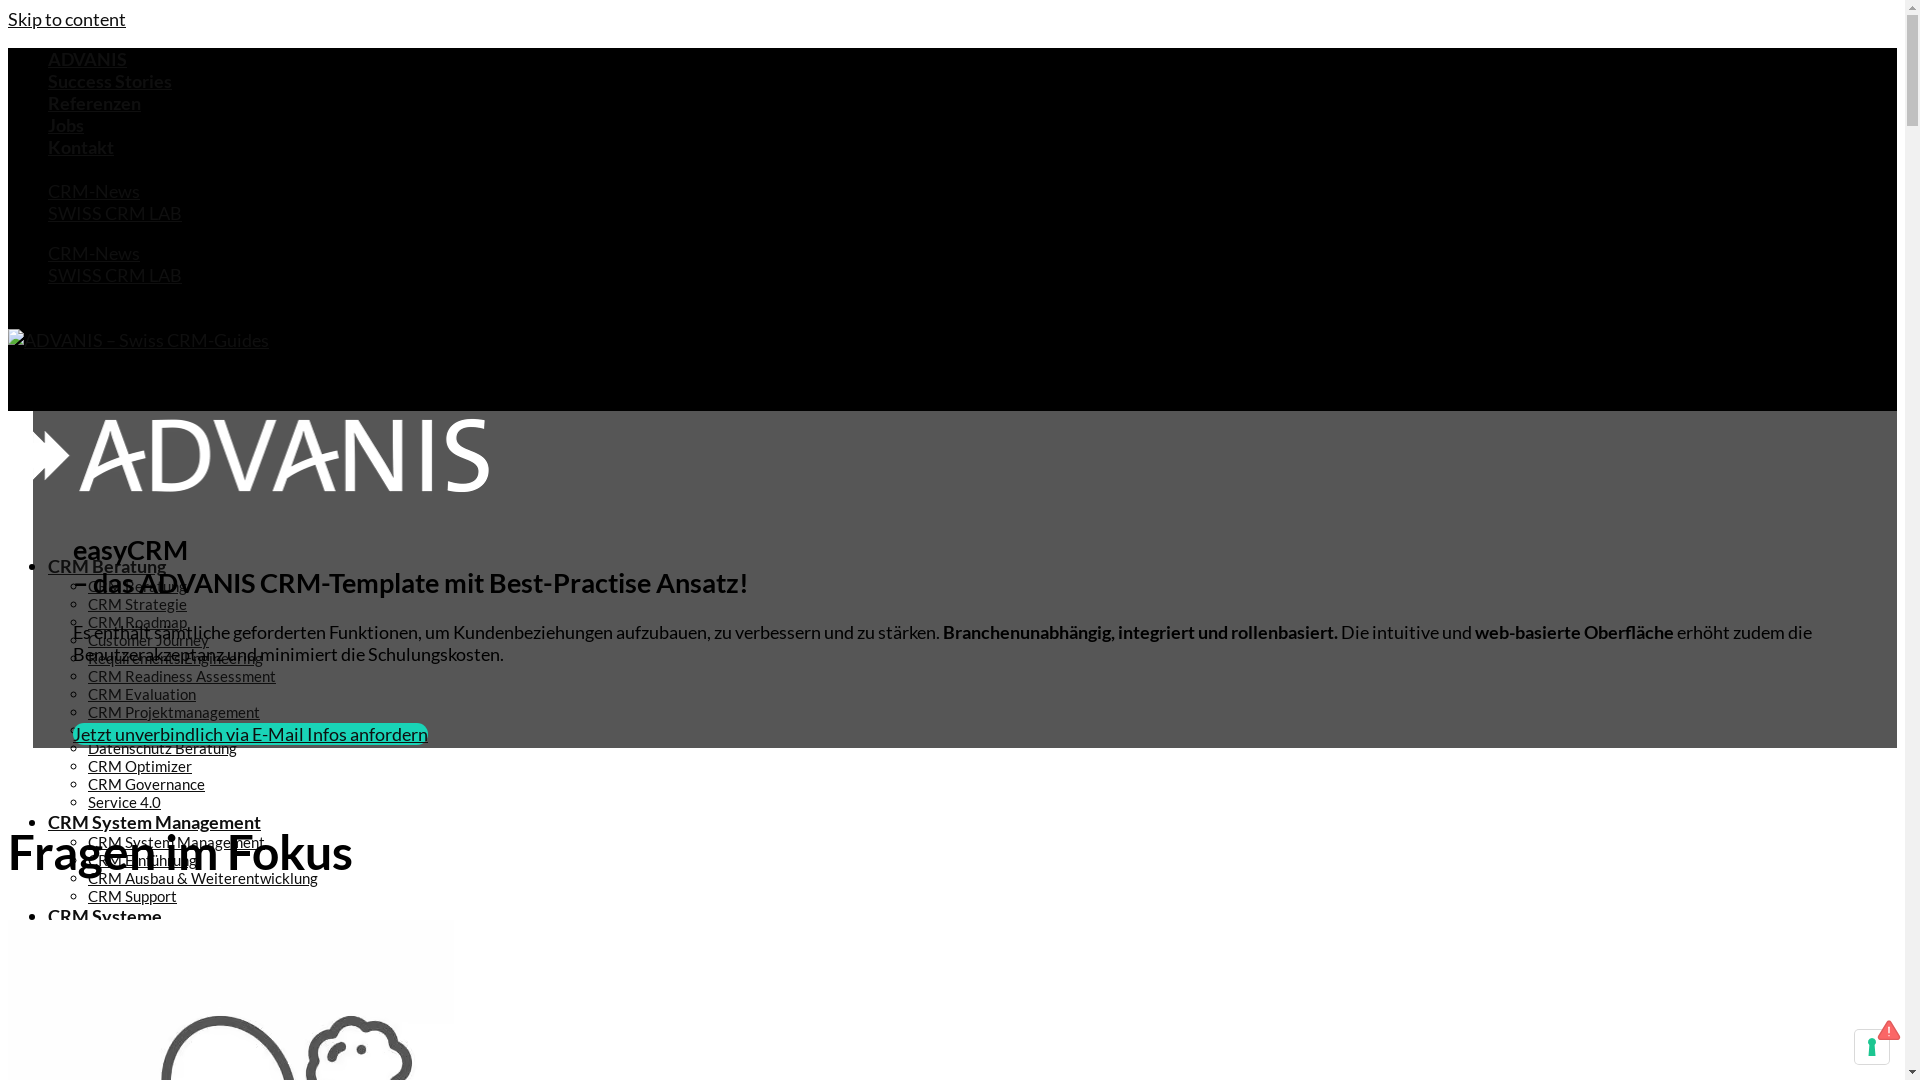 The height and width of the screenshot is (1080, 1920). Describe the element at coordinates (86, 693) in the screenshot. I see `'CRM Evaluation'` at that location.